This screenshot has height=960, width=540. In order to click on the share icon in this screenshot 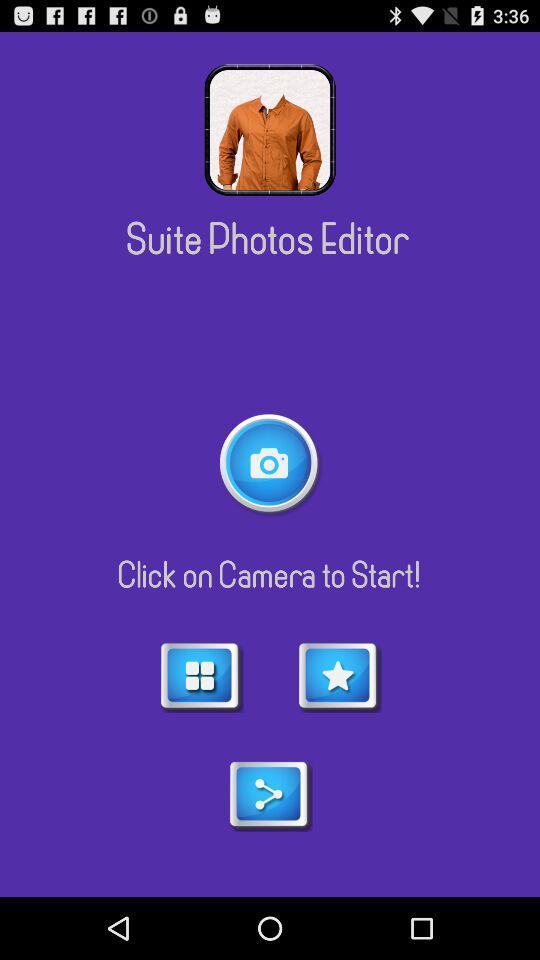, I will do `click(270, 850)`.